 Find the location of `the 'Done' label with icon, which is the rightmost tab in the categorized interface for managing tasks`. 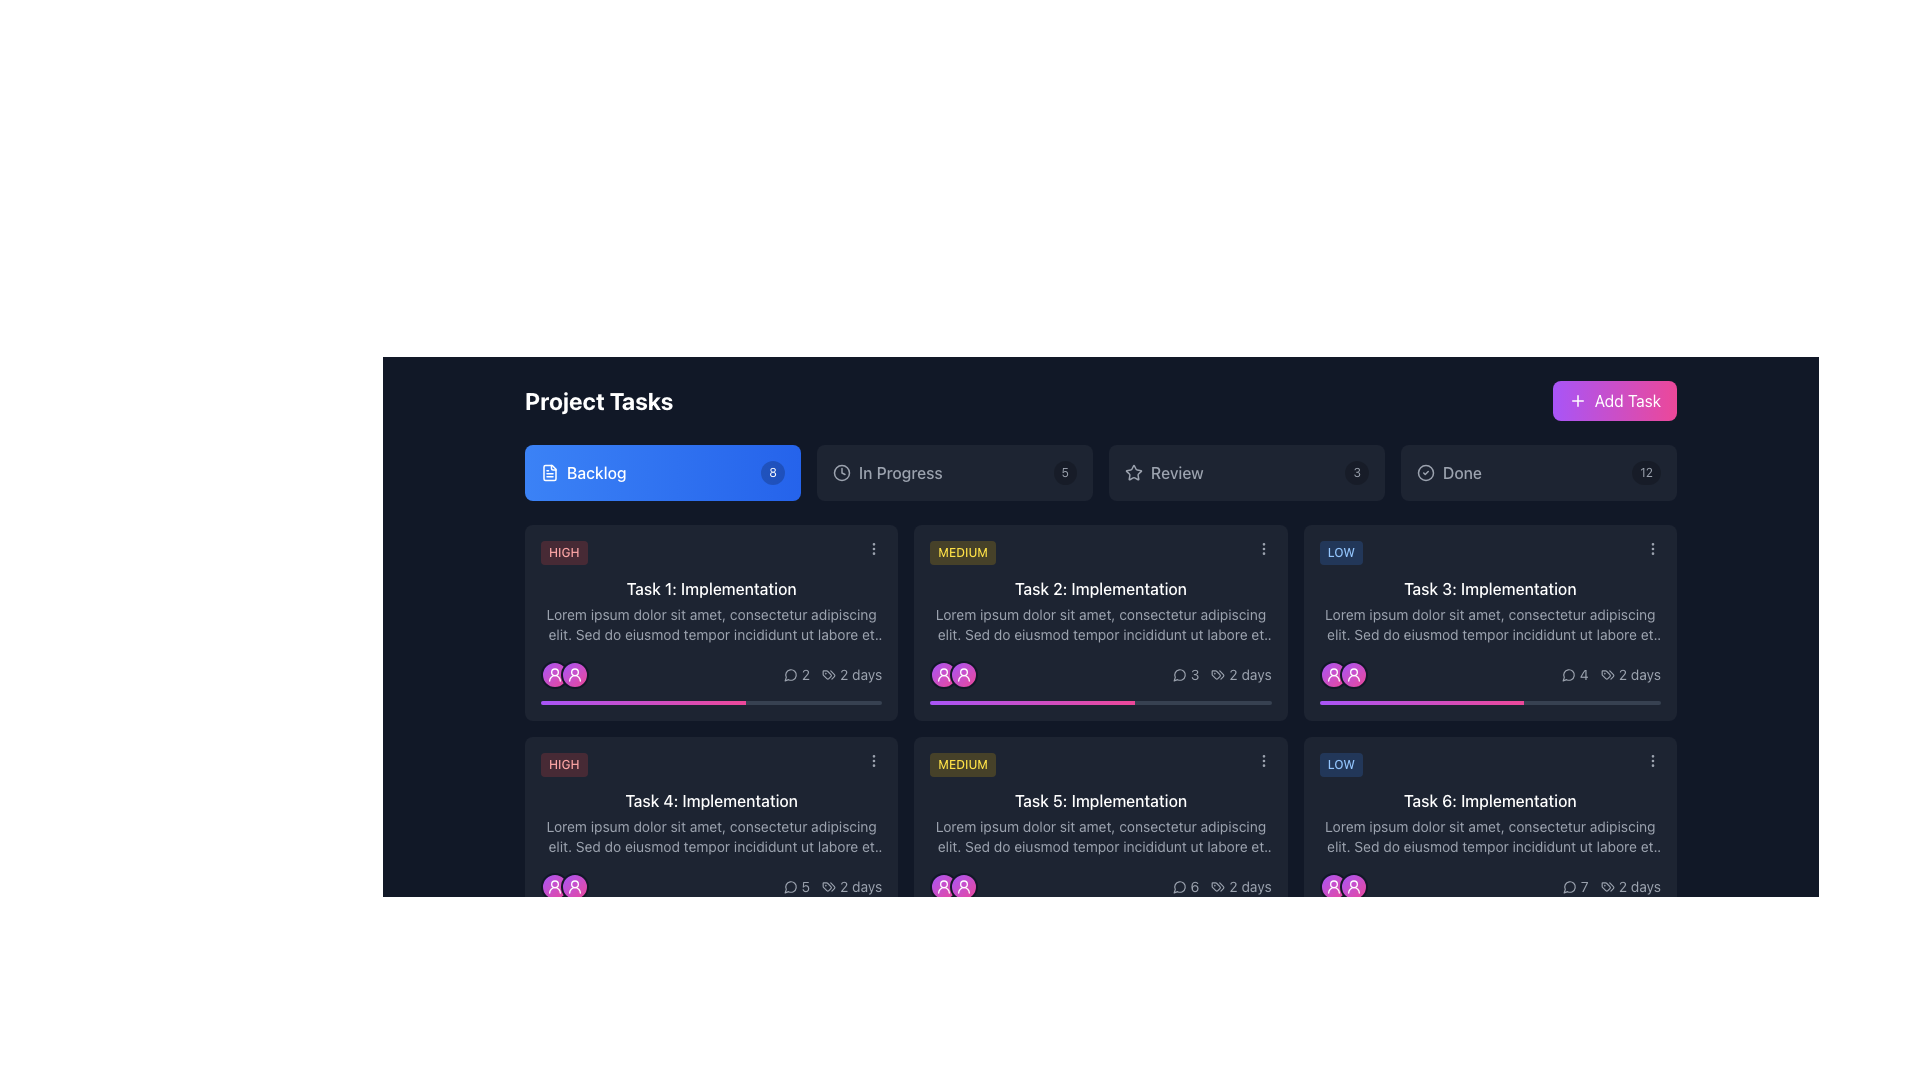

the 'Done' label with icon, which is the rightmost tab in the categorized interface for managing tasks is located at coordinates (1449, 473).